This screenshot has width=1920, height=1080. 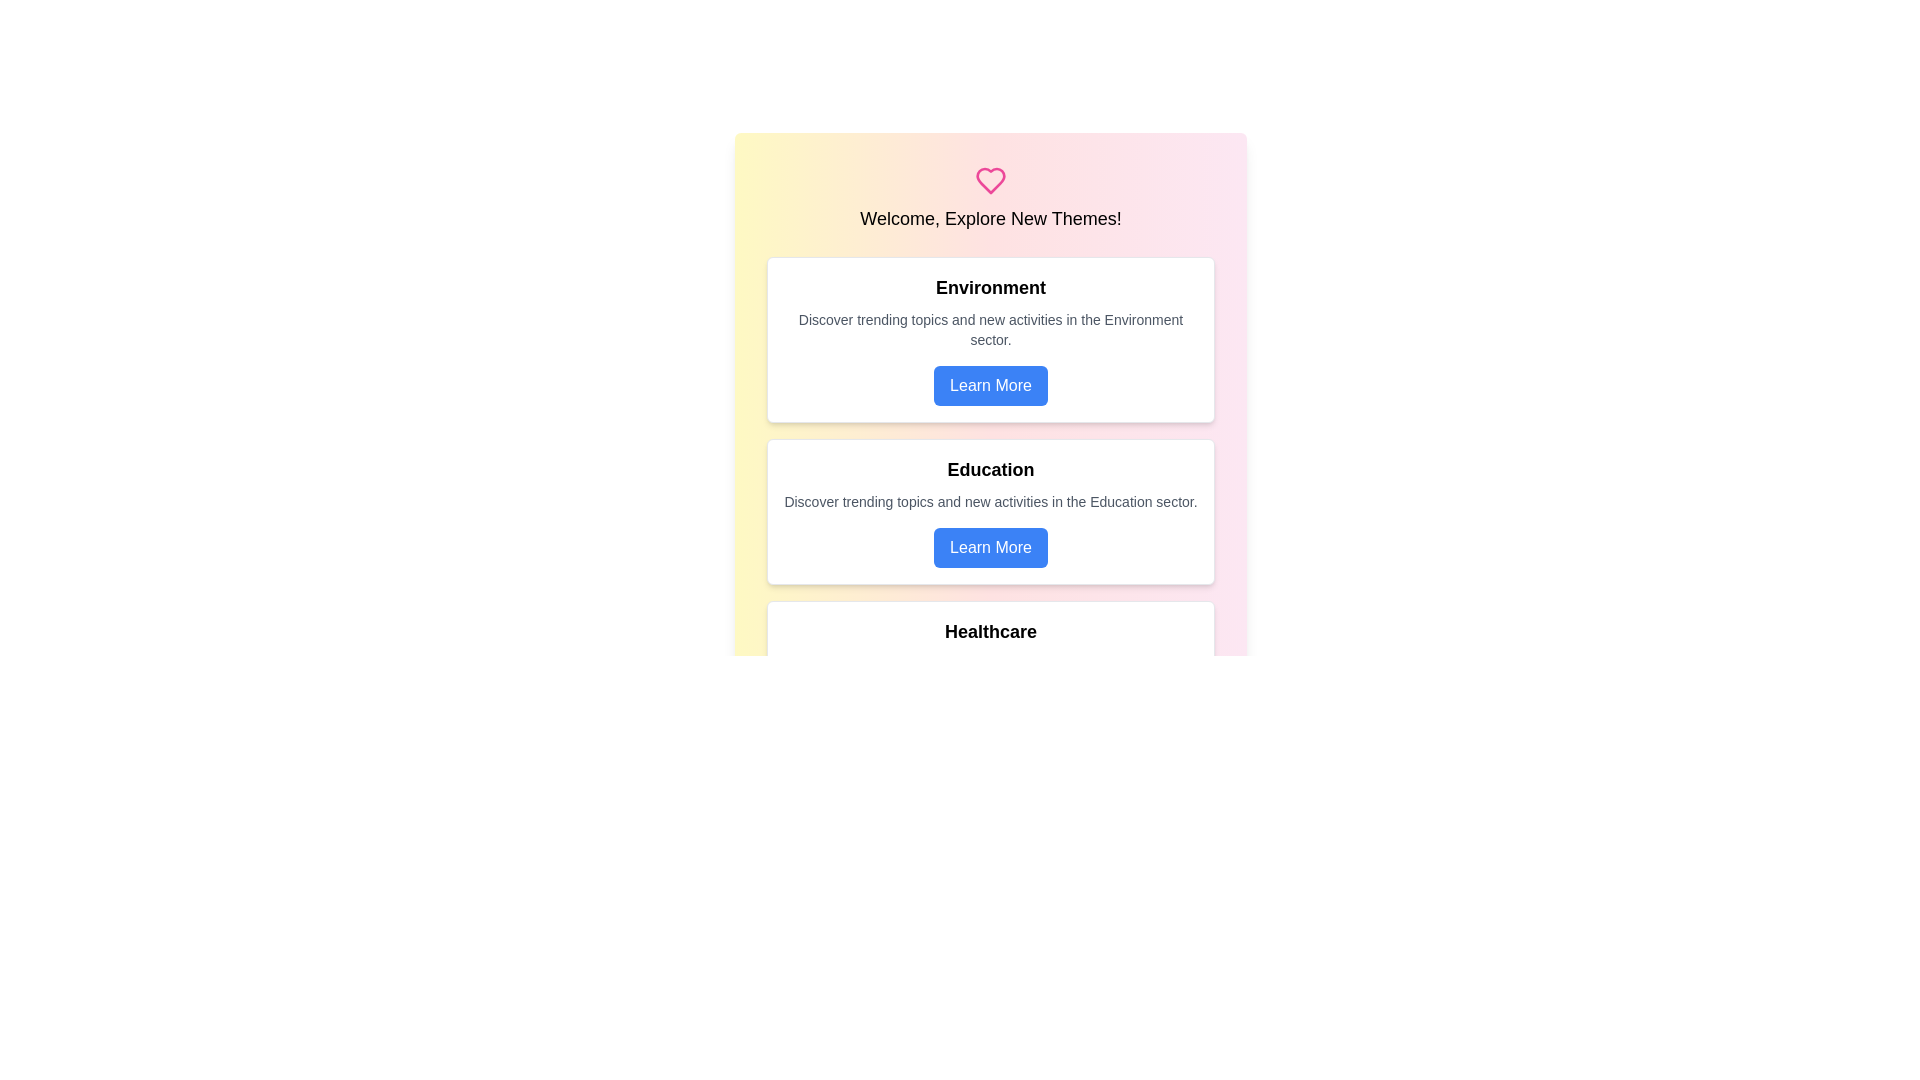 I want to click on the text label that displays 'Welcome, Explore New Themes!' which is centered below a heart icon and above the 'Environment' section, so click(x=990, y=219).